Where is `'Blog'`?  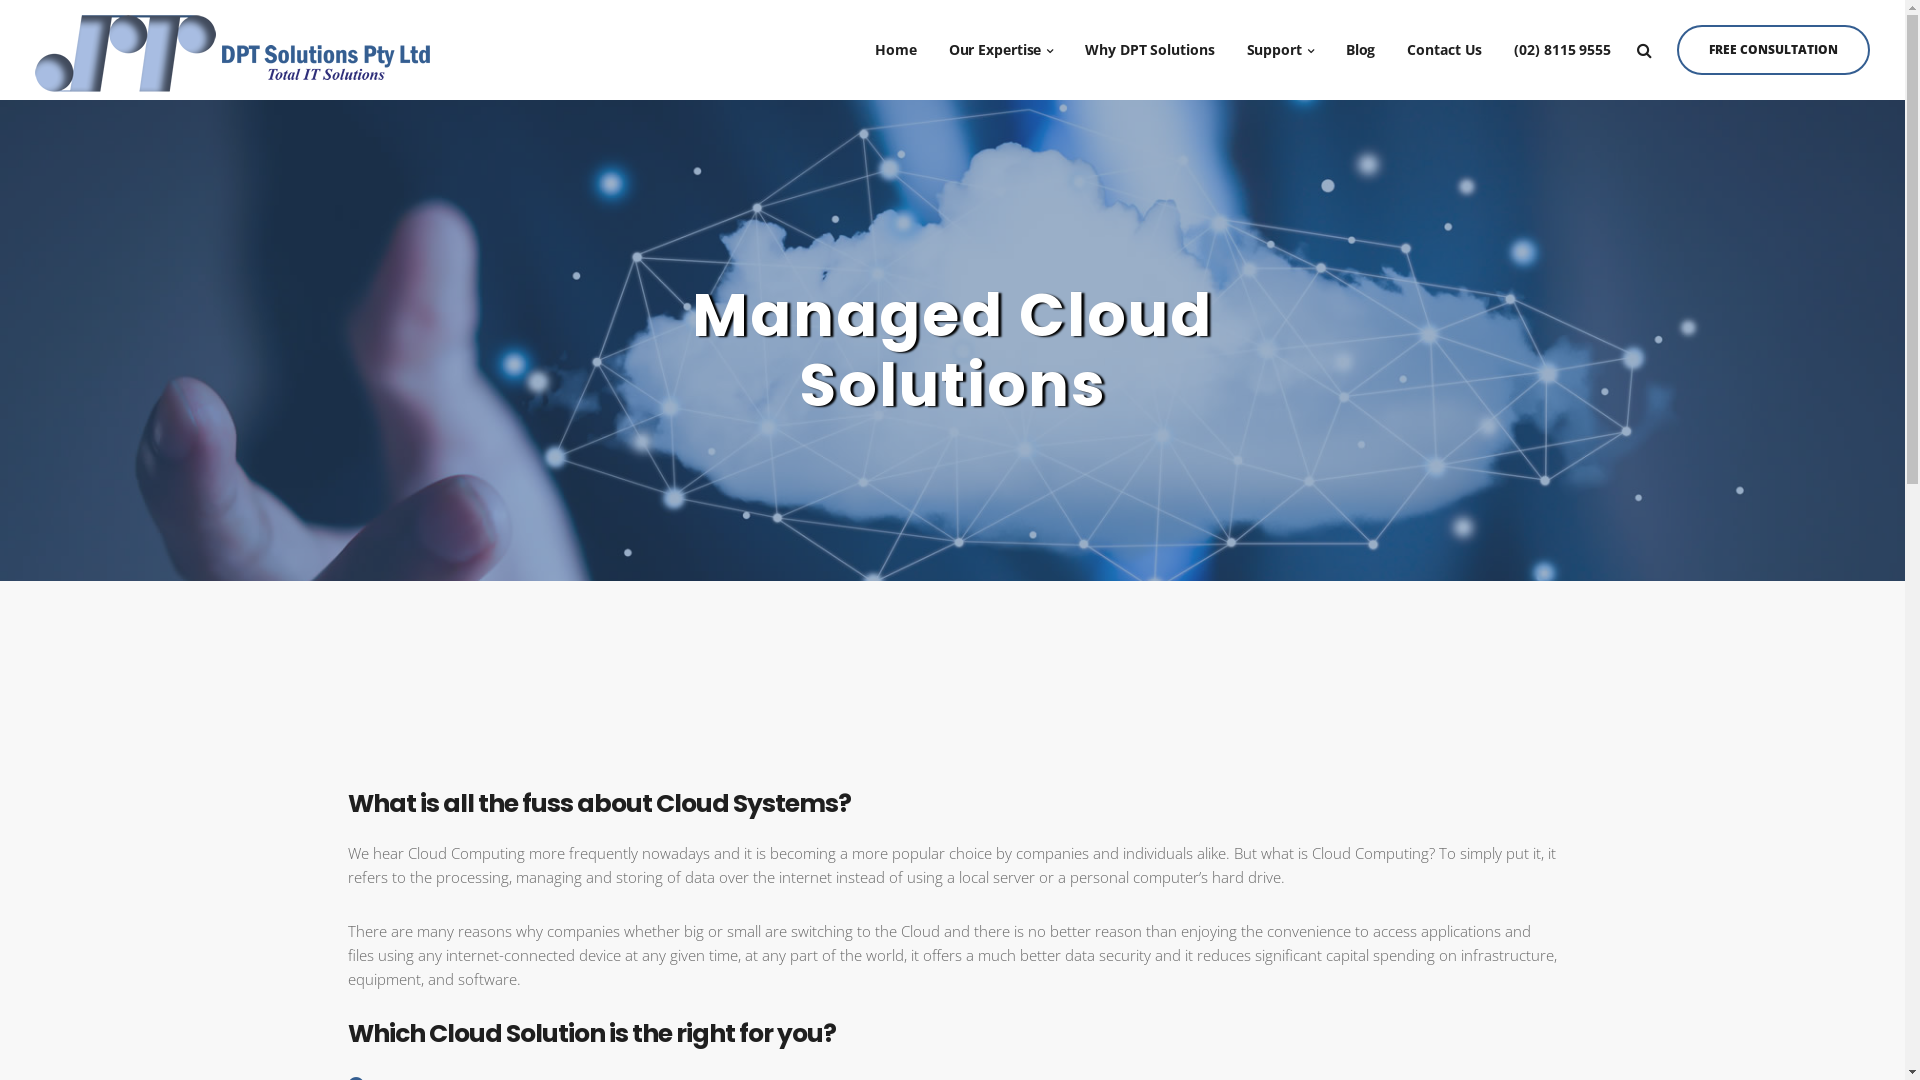 'Blog' is located at coordinates (1329, 49).